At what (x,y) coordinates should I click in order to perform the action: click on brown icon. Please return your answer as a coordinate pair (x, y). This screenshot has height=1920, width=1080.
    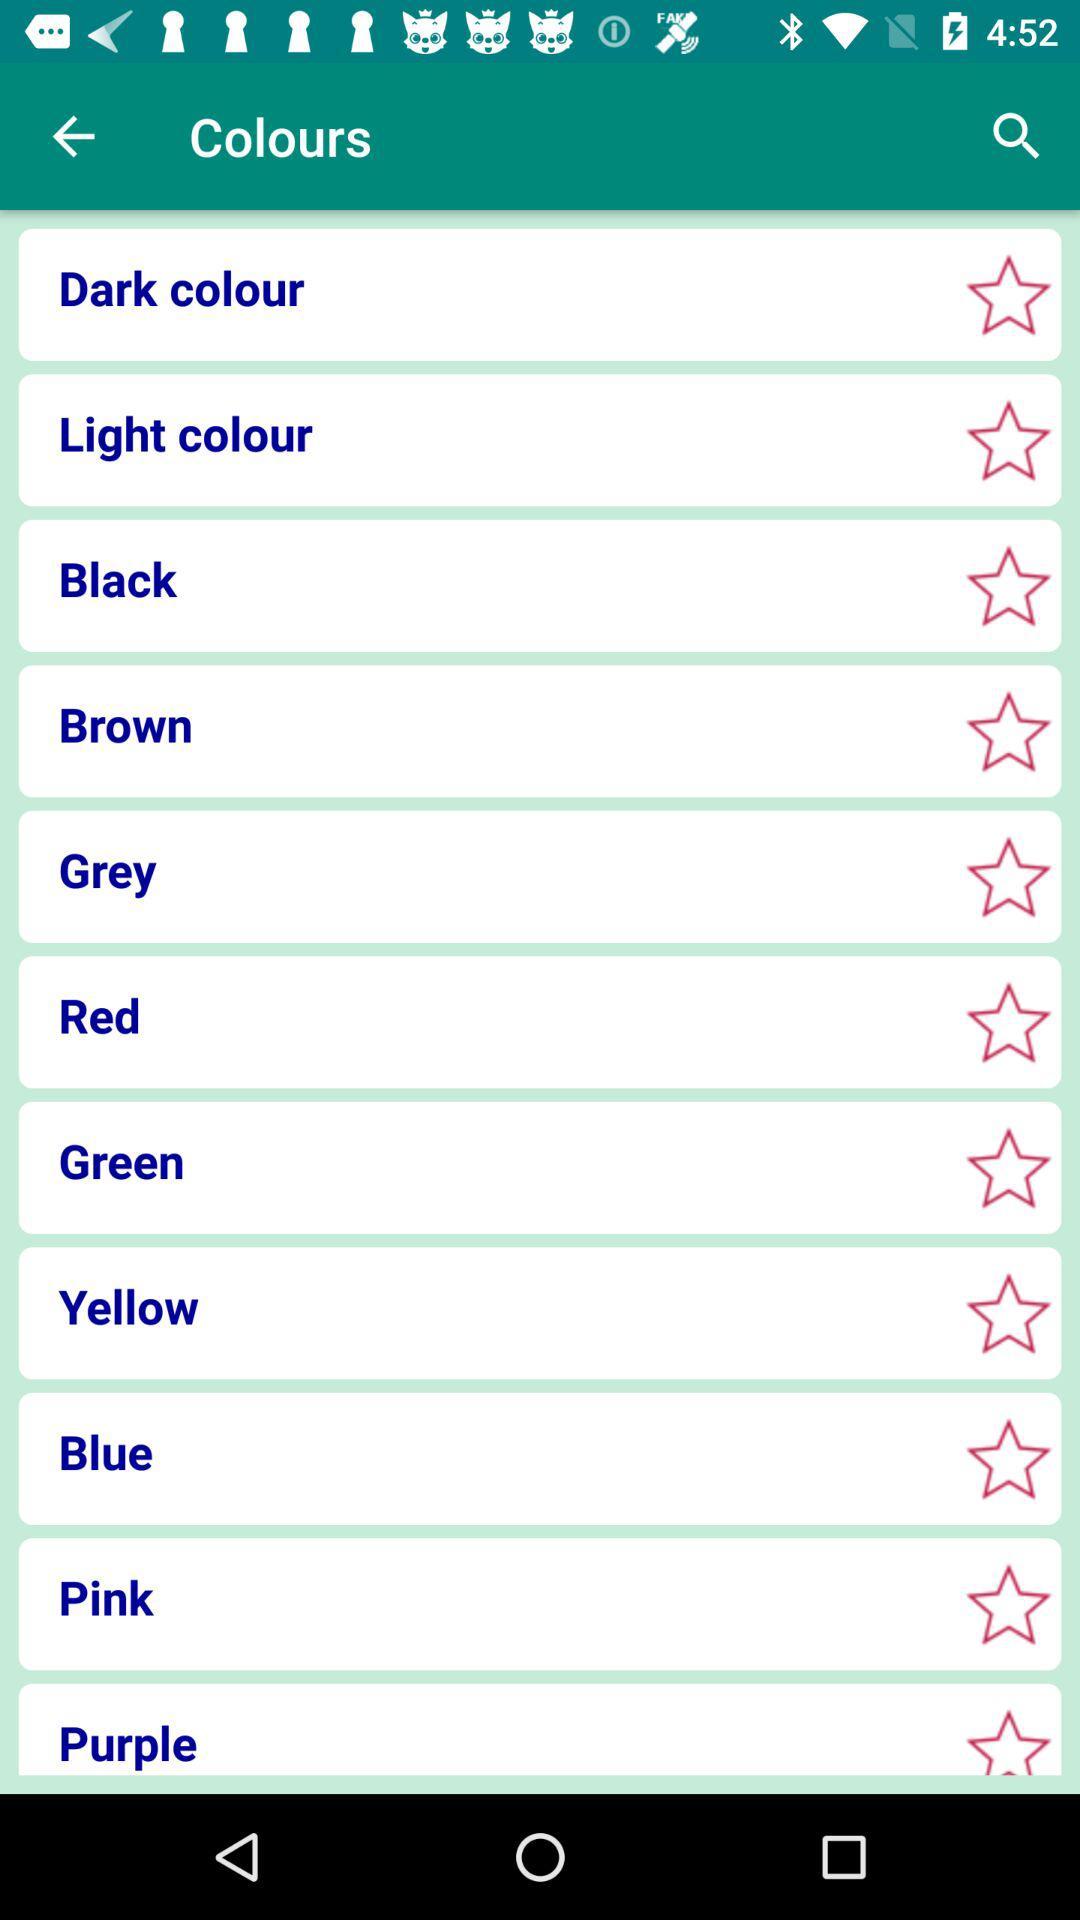
    Looking at the image, I should click on (481, 723).